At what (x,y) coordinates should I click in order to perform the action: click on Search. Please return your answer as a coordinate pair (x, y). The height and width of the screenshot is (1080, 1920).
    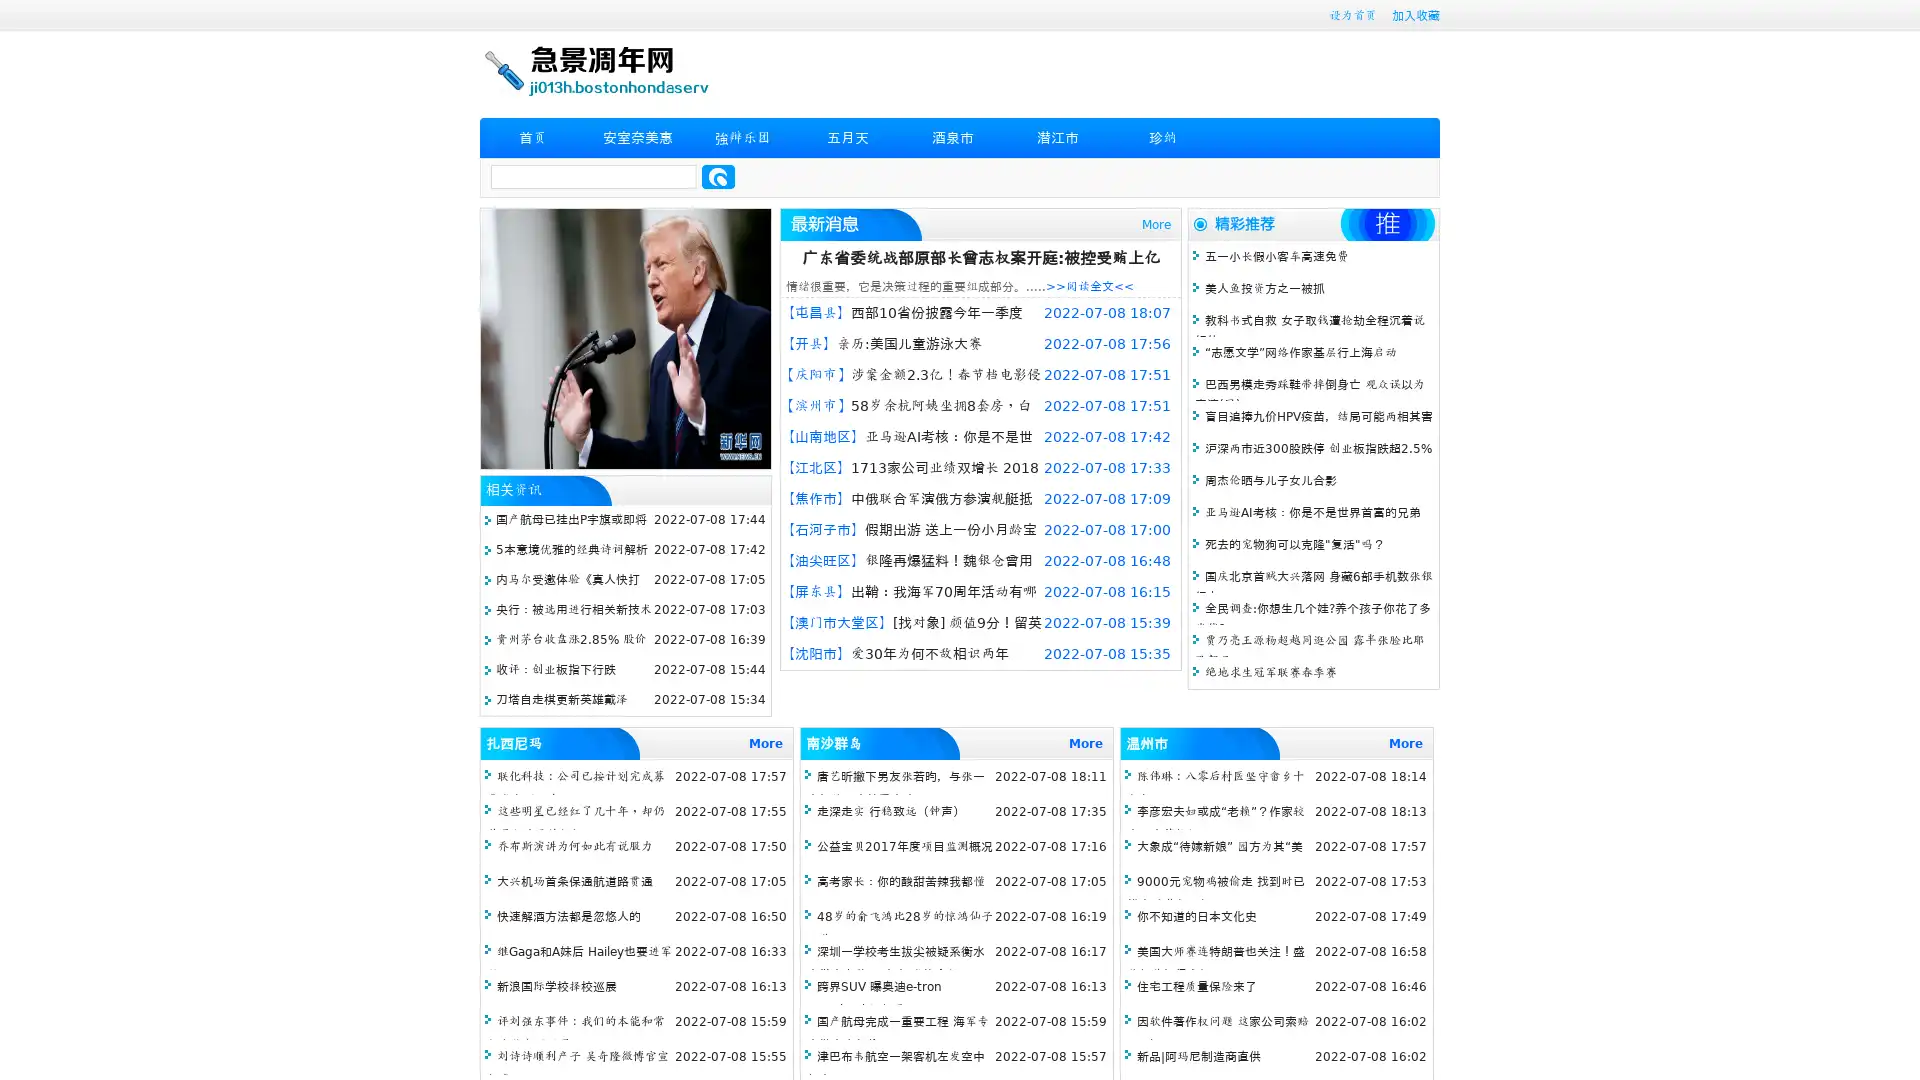
    Looking at the image, I should click on (718, 176).